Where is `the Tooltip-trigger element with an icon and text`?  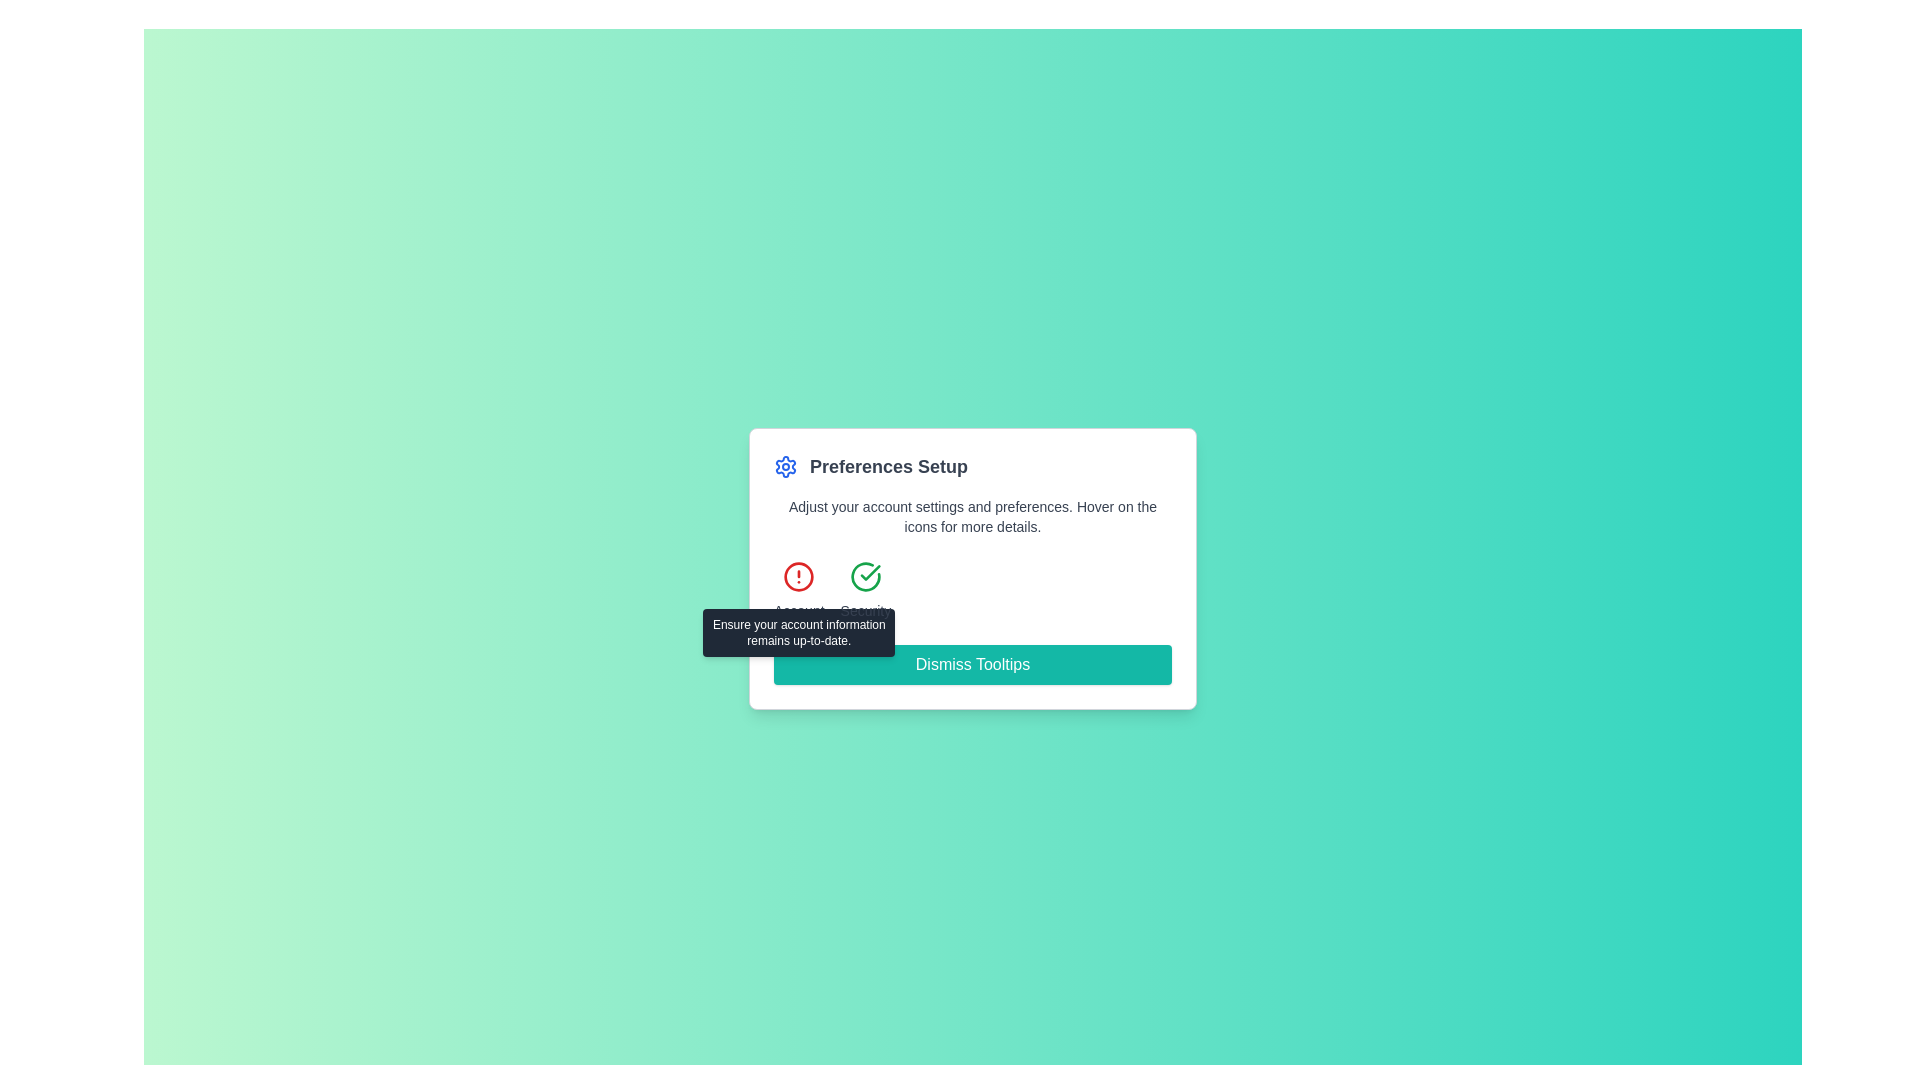 the Tooltip-trigger element with an icon and text is located at coordinates (798, 589).